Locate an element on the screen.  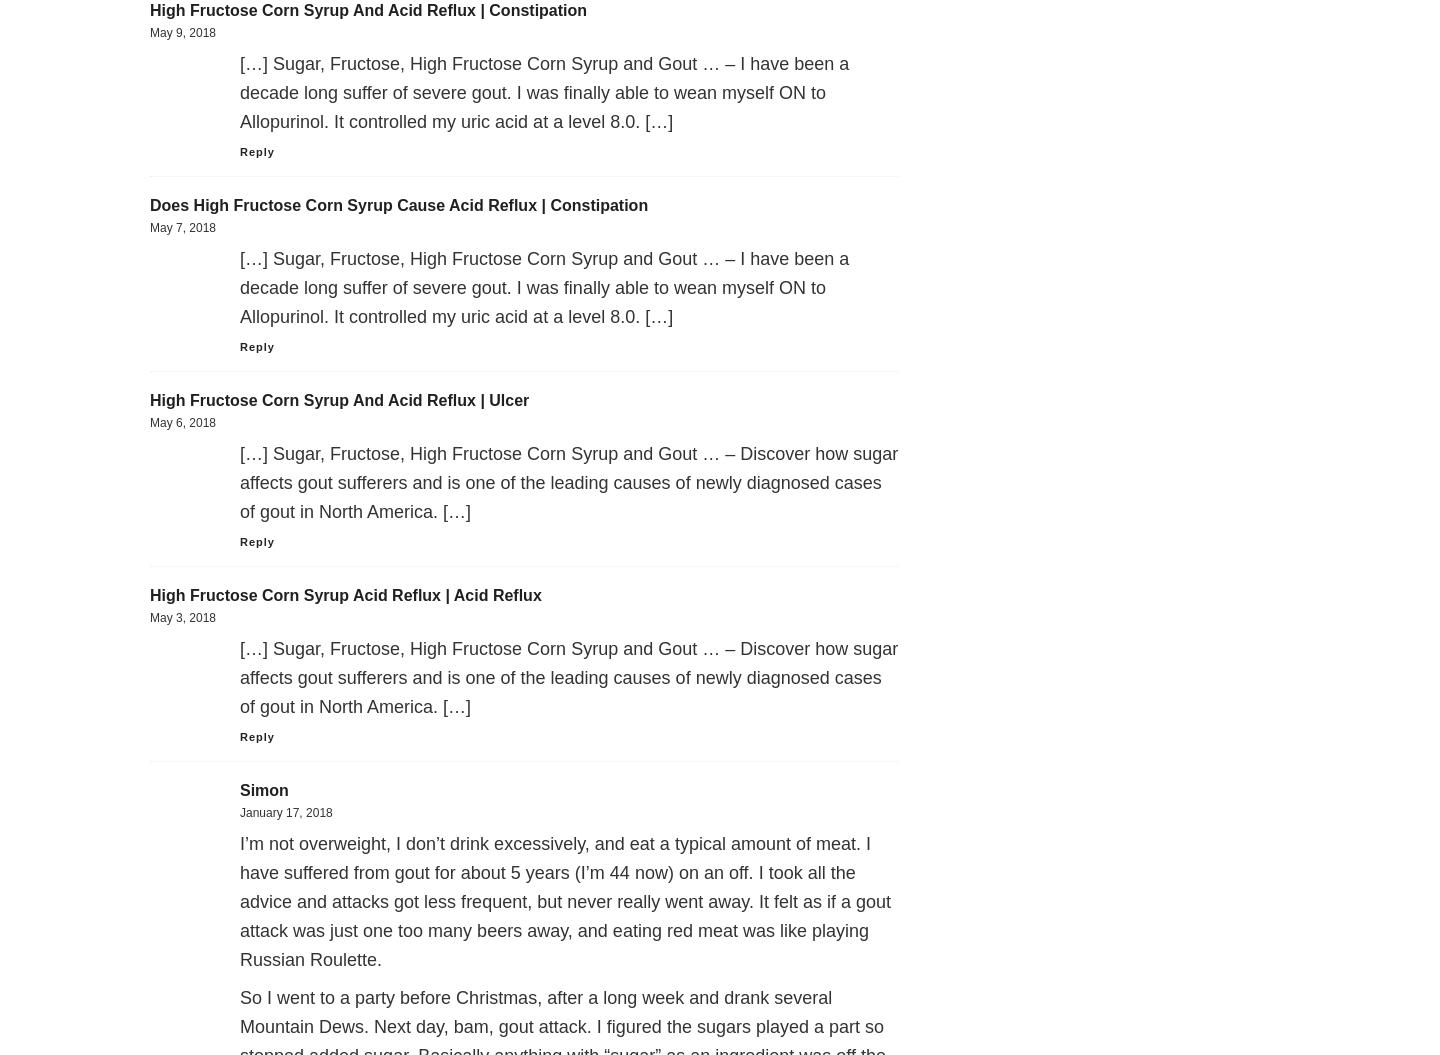
'May 9, 2018' is located at coordinates (183, 33).